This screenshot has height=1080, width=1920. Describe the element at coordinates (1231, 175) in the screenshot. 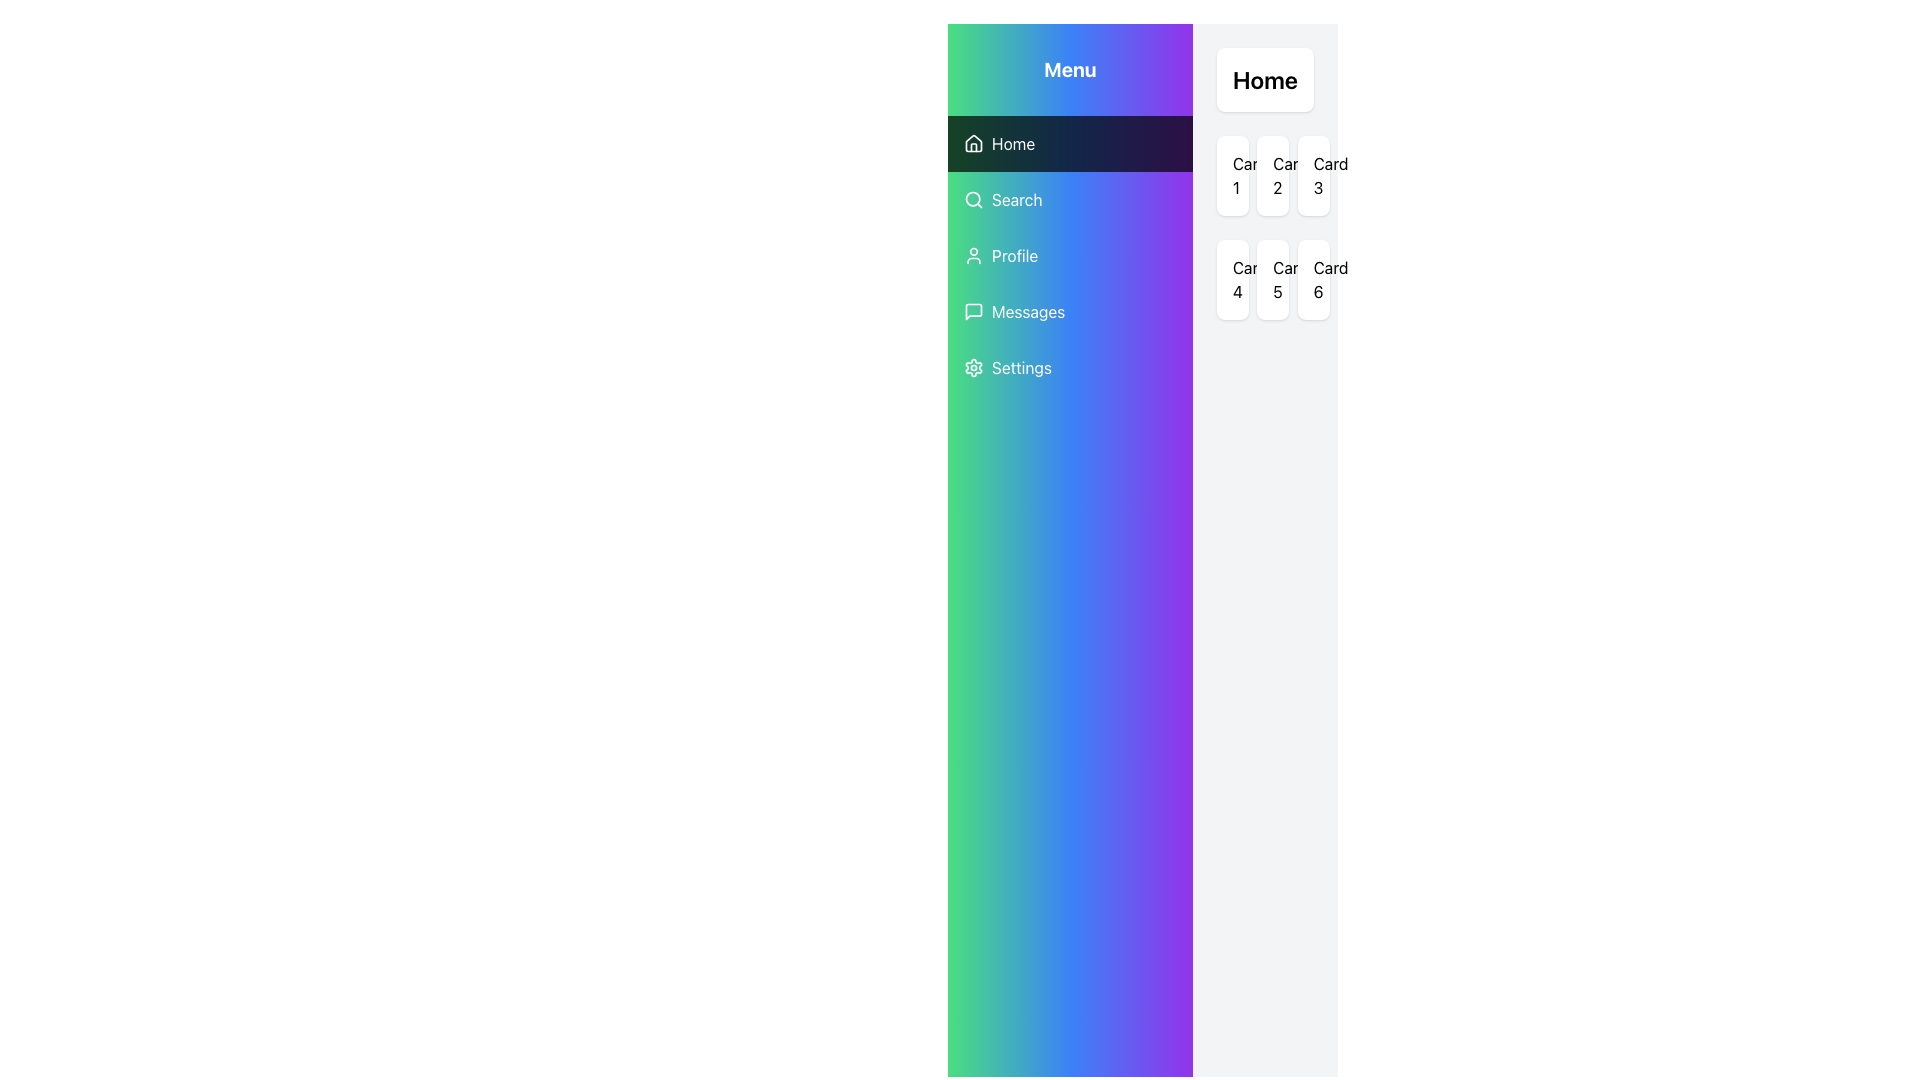

I see `the first card in the grid layout, which has a white background, rounded corners, and displays the text 'Card 1'` at that location.